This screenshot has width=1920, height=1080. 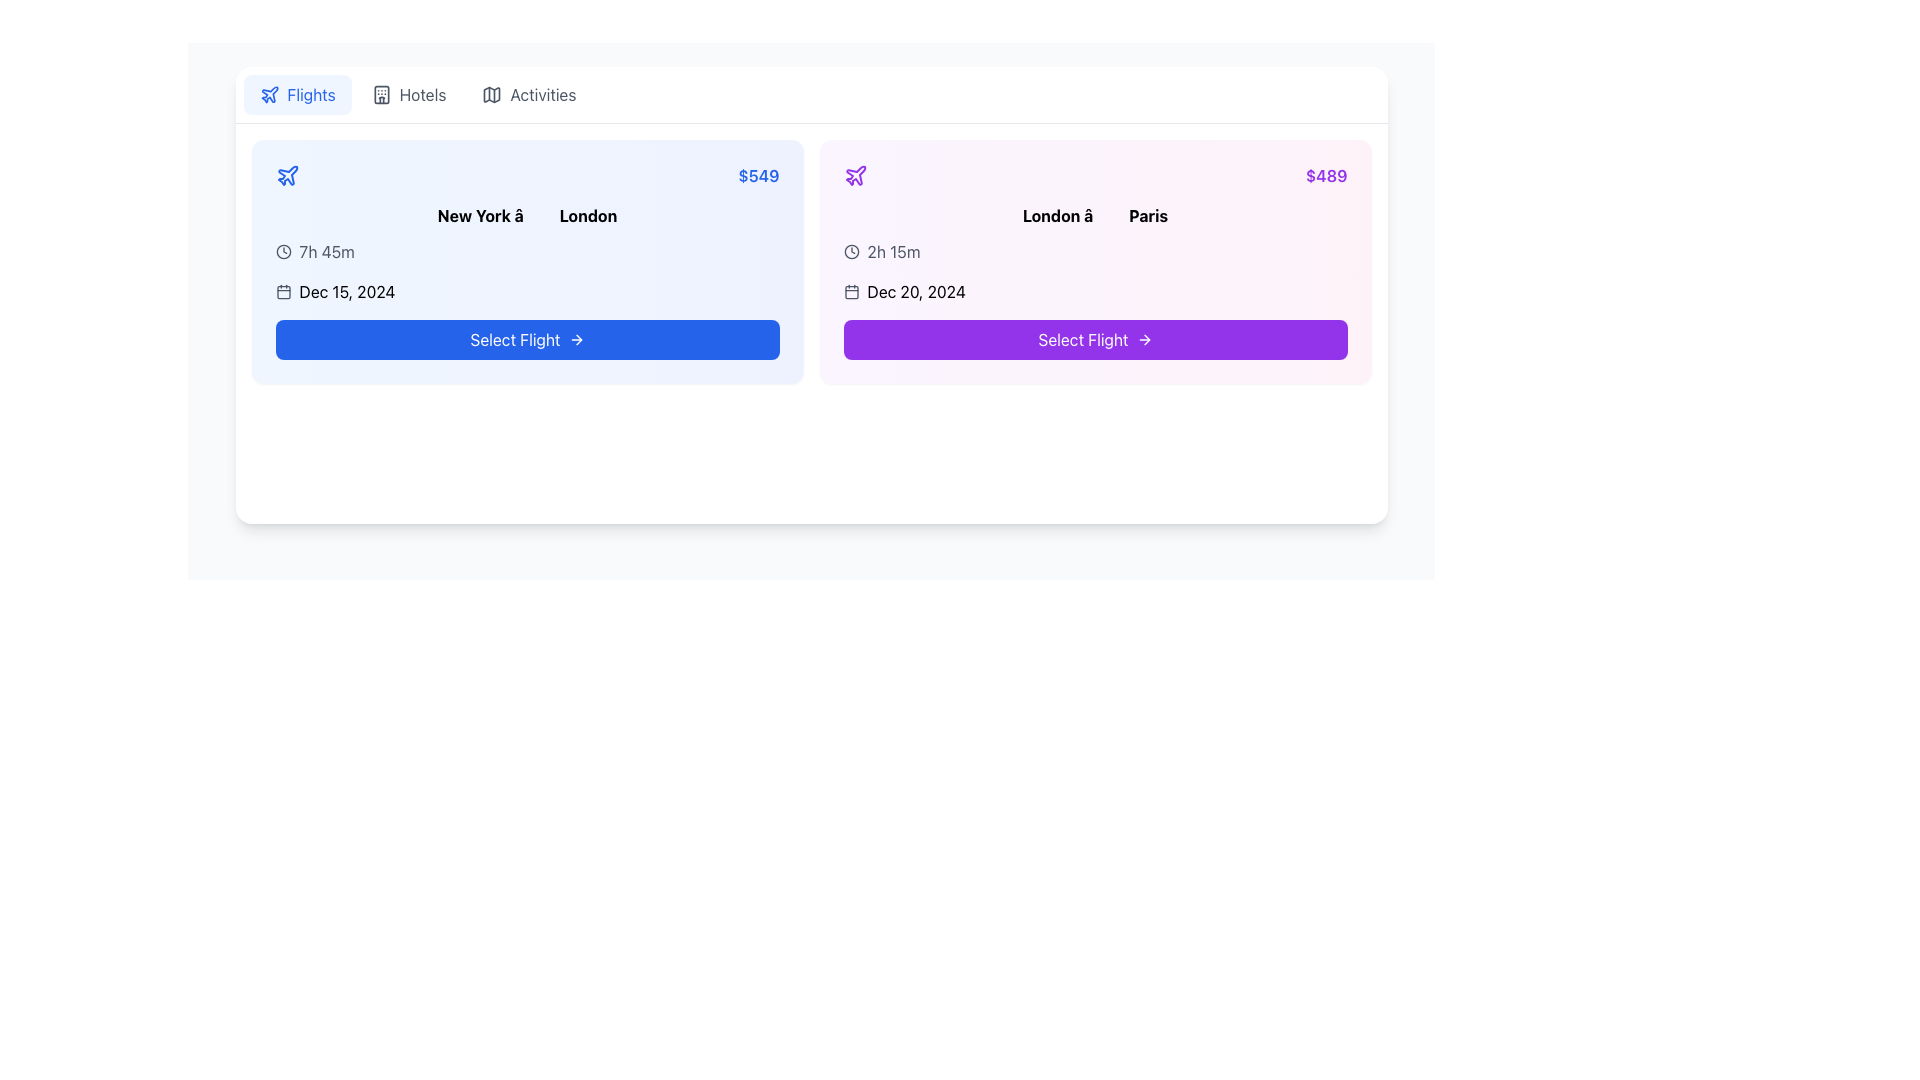 What do you see at coordinates (296, 95) in the screenshot?
I see `the 'Flights' button located at the first position in the horizontal menu` at bounding box center [296, 95].